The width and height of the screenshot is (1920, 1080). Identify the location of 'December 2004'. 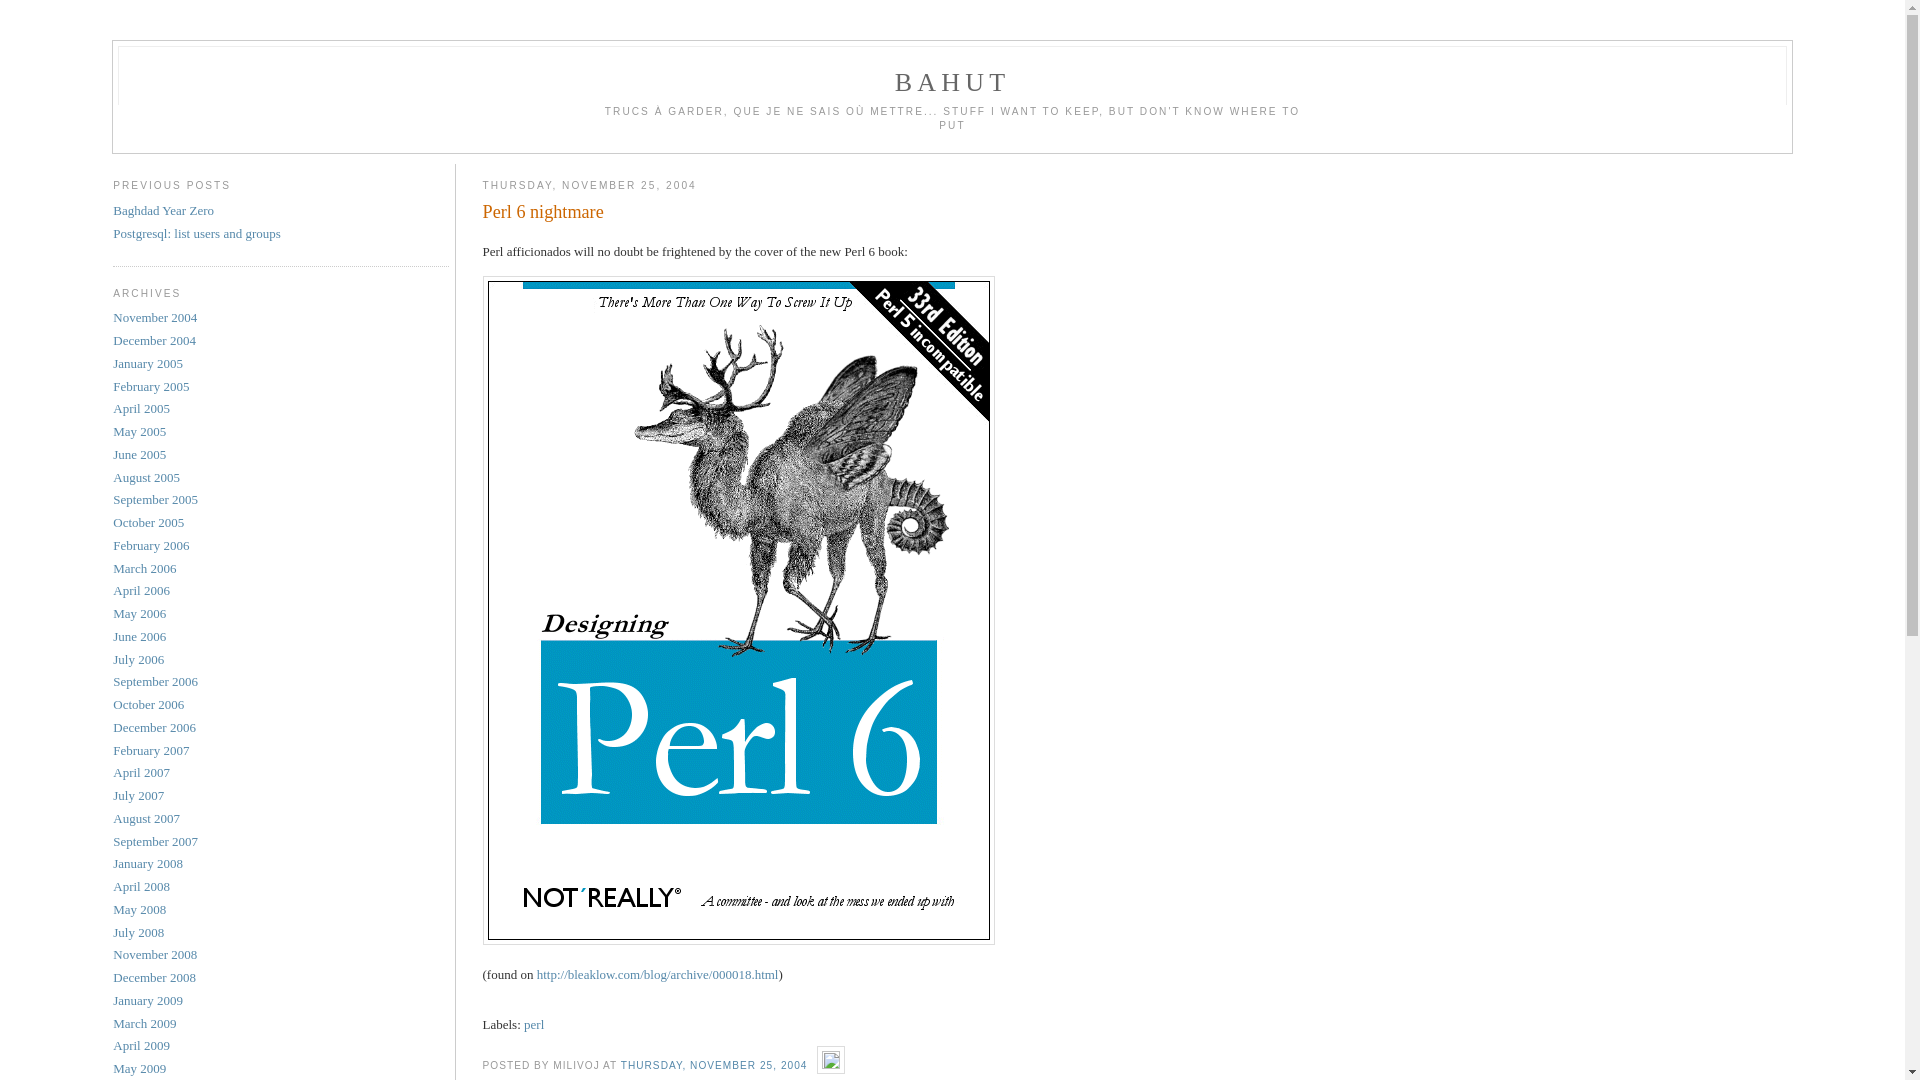
(153, 339).